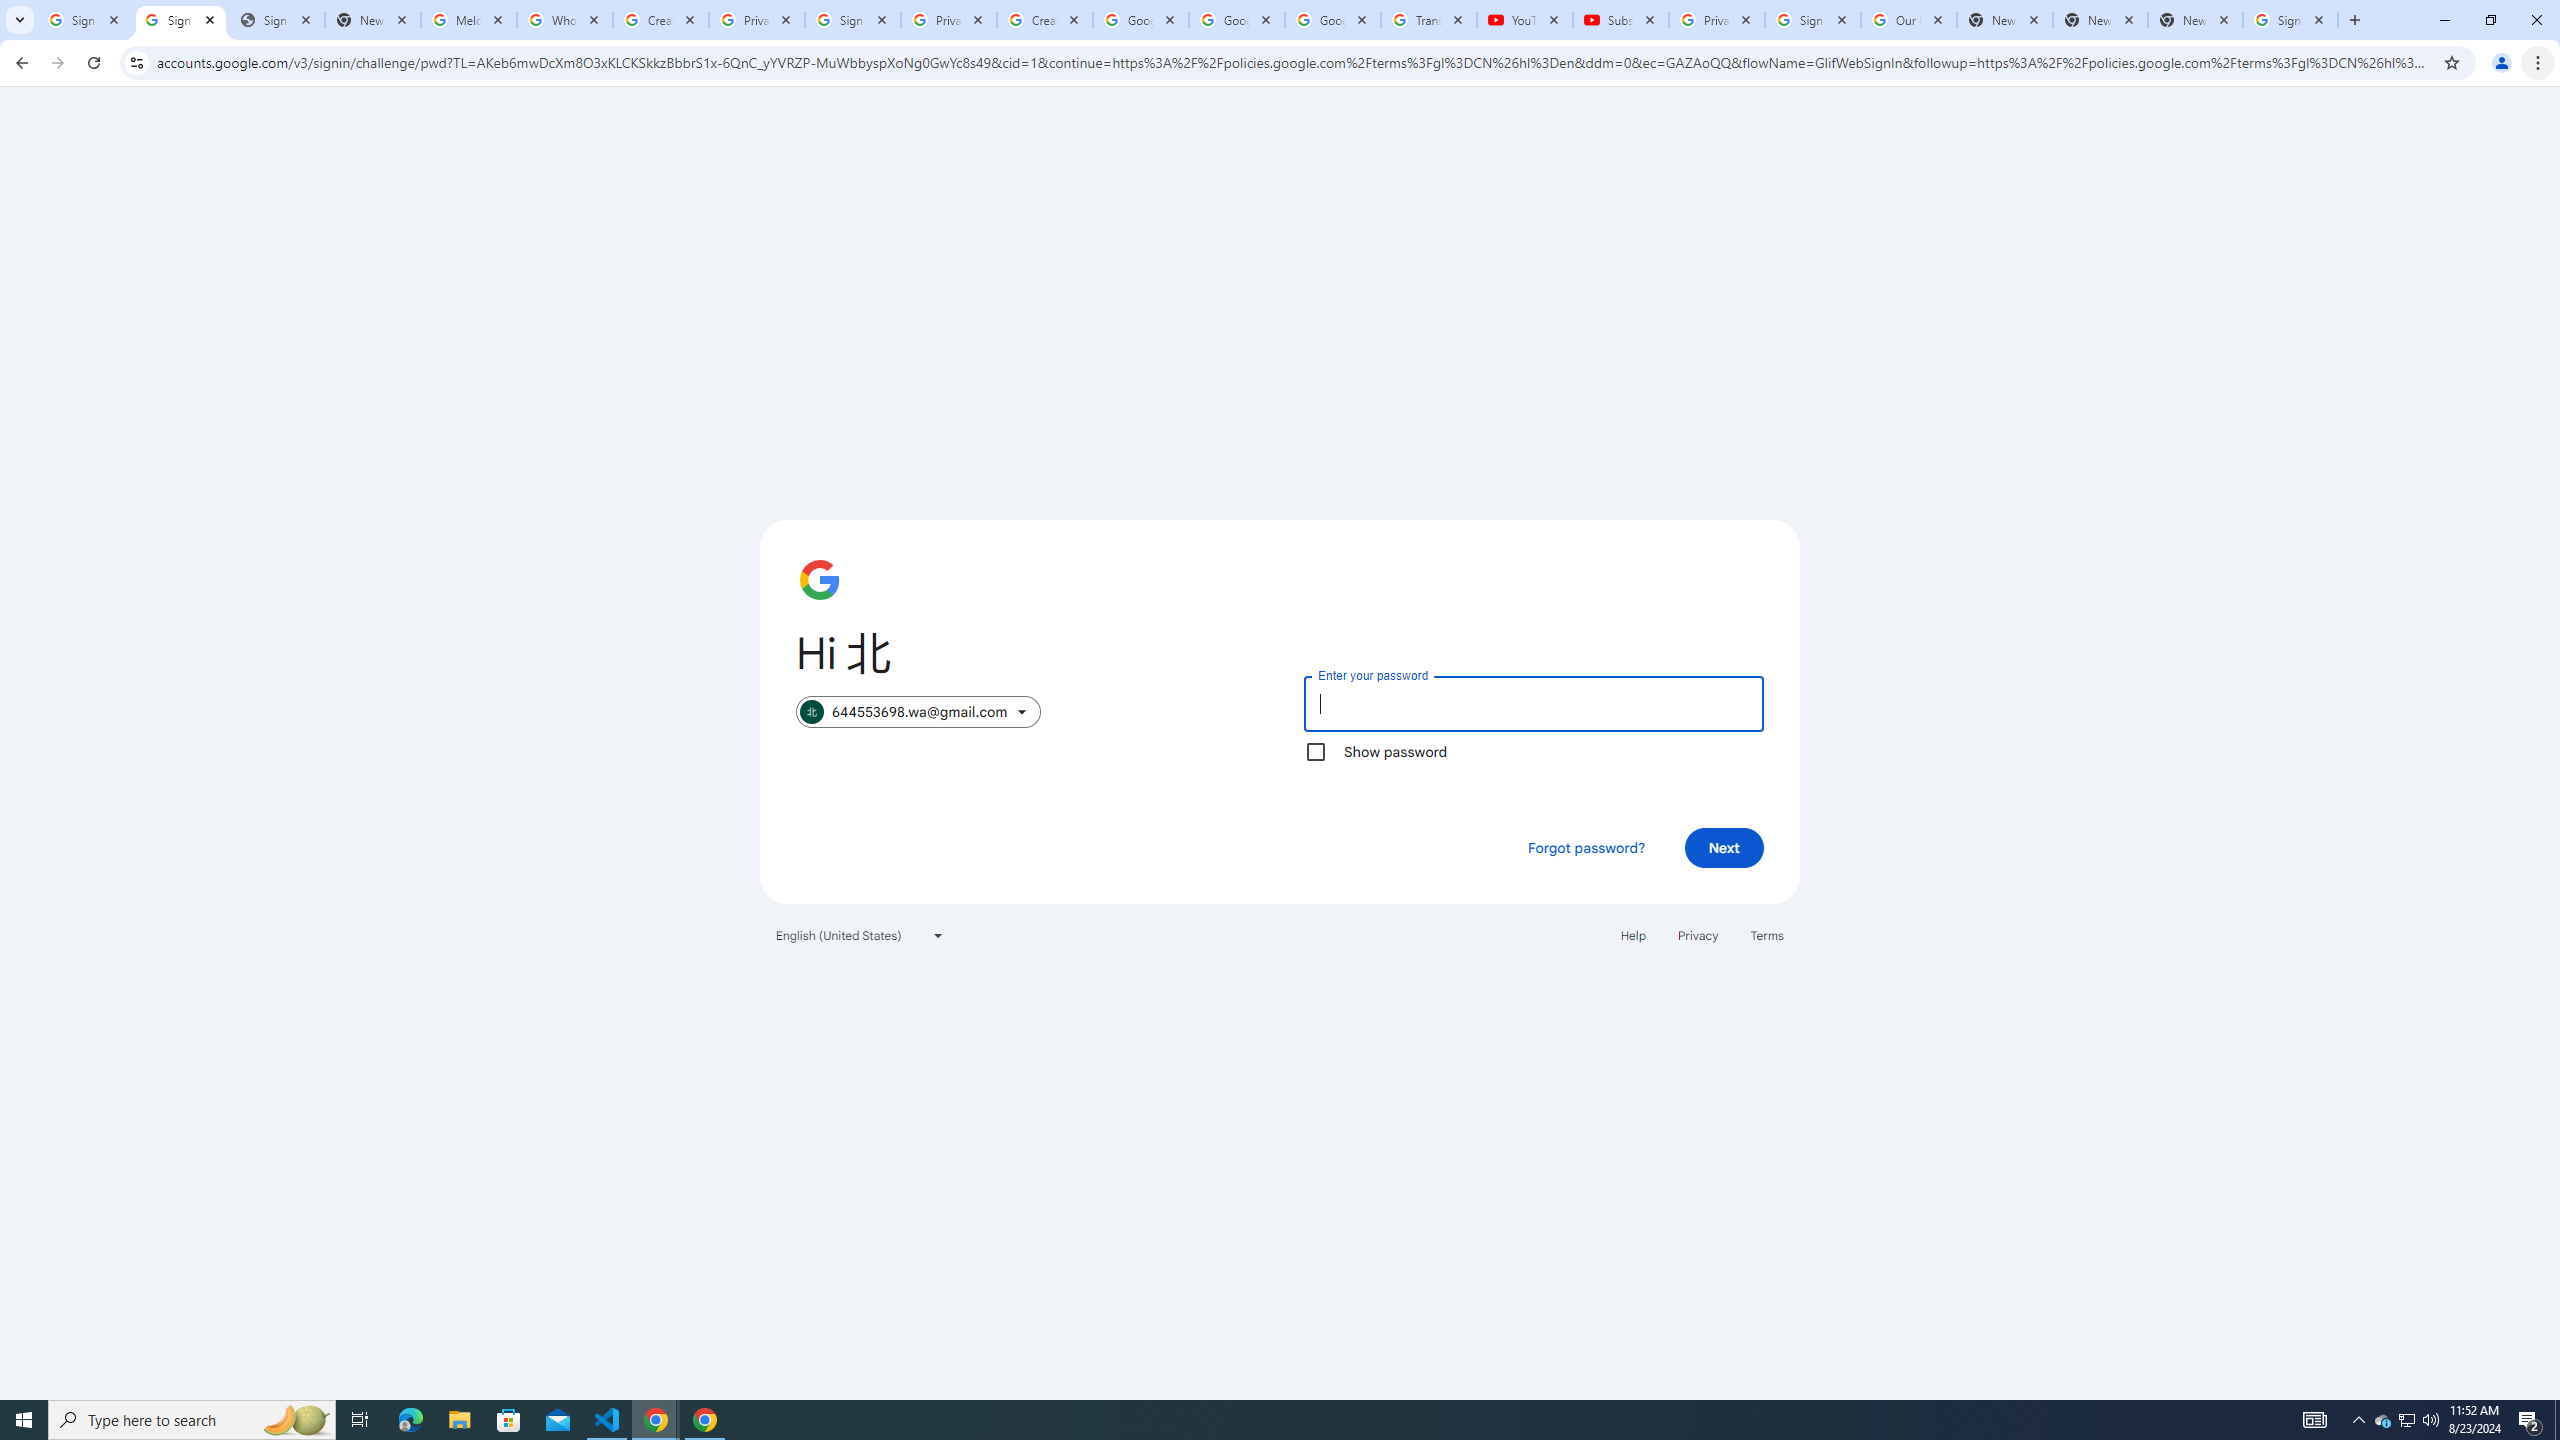 The height and width of the screenshot is (1440, 2560). What do you see at coordinates (1524, 19) in the screenshot?
I see `'YouTube'` at bounding box center [1524, 19].